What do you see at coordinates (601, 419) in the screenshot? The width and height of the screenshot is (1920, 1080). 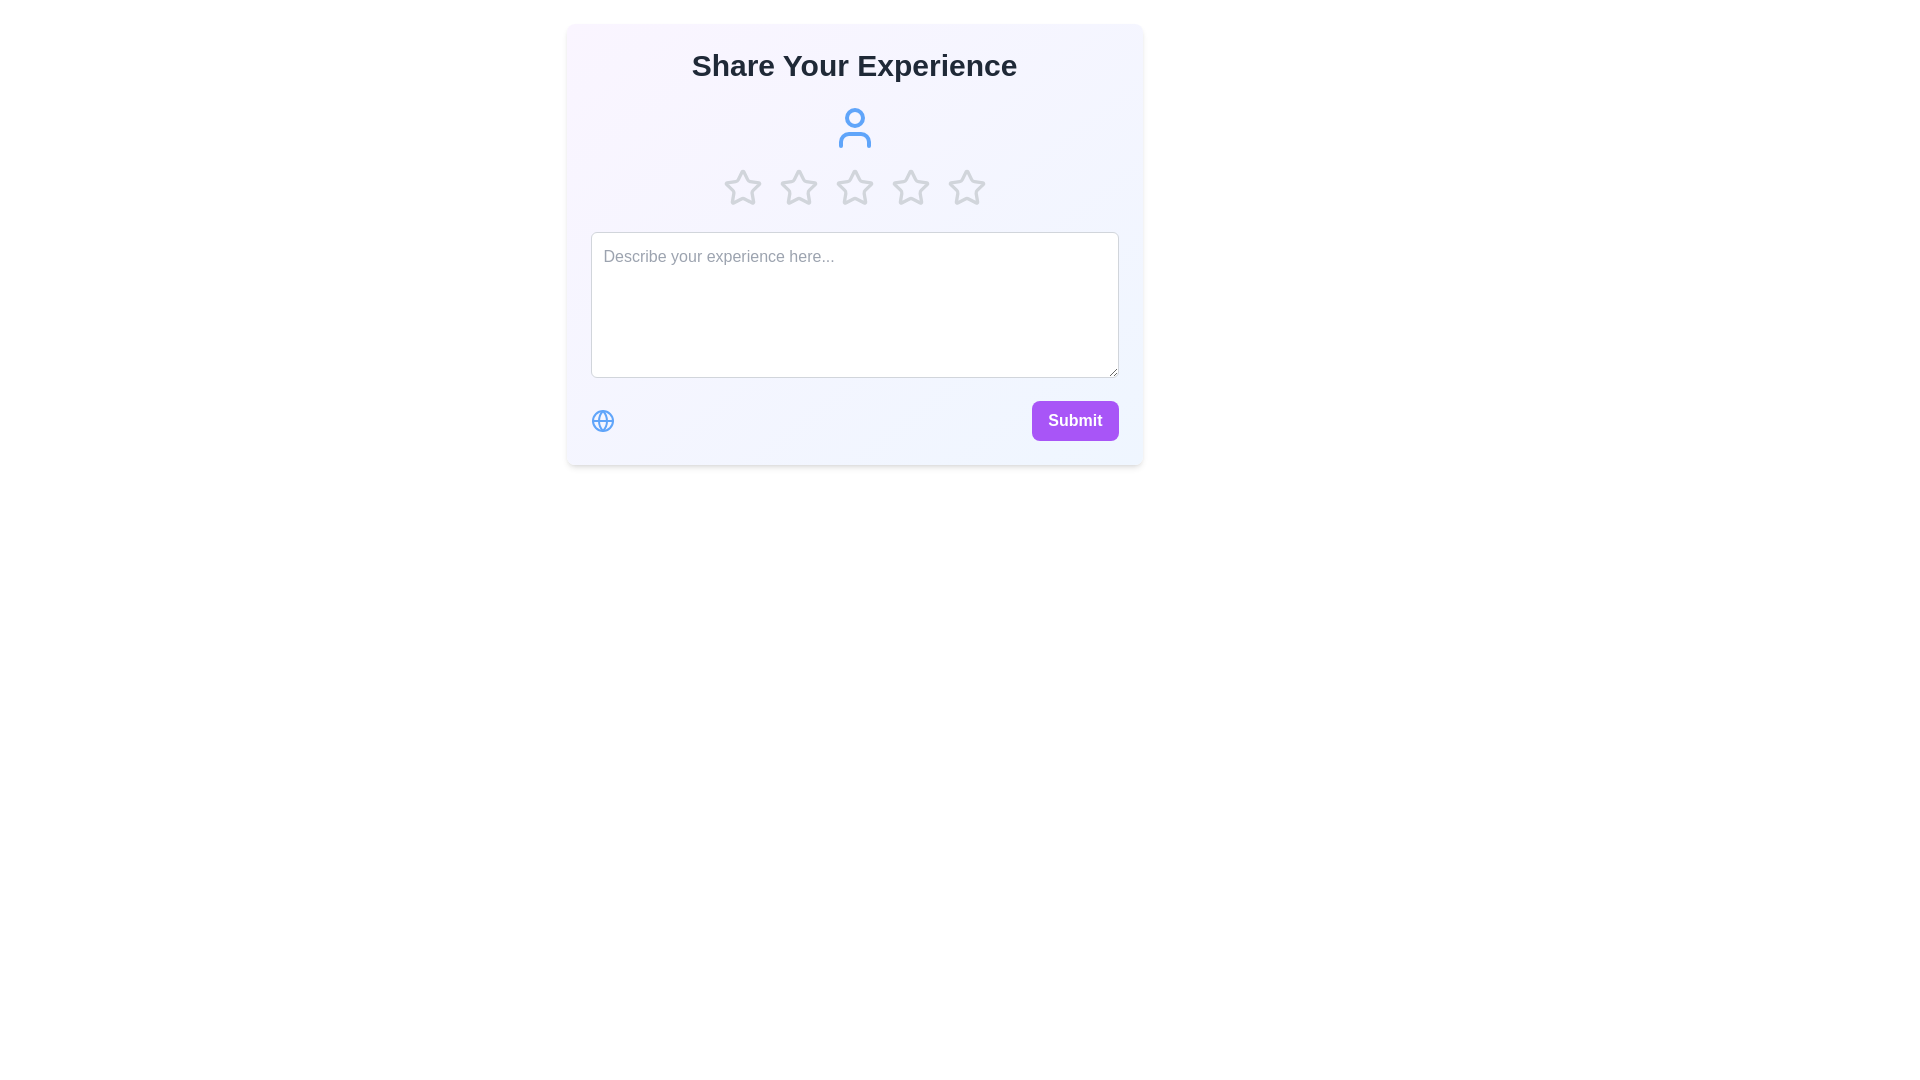 I see `the blue SVG Circle, which is part of the globe icon located in the bottom-left corner of the card interface` at bounding box center [601, 419].